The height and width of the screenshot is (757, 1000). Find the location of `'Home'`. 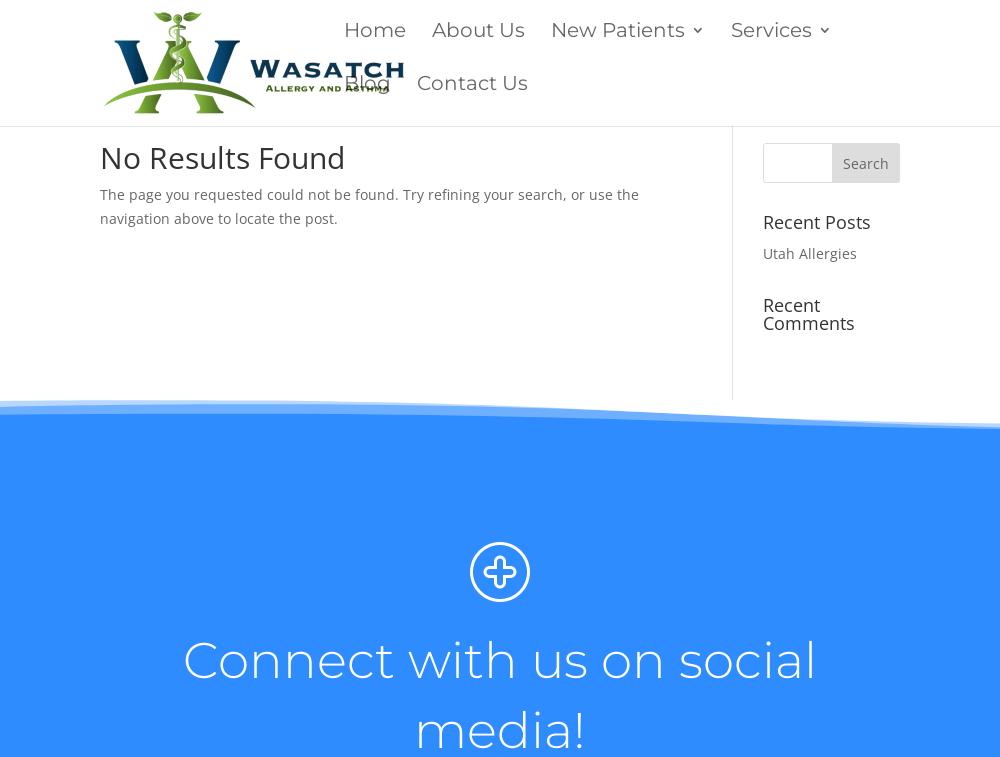

'Home' is located at coordinates (375, 36).